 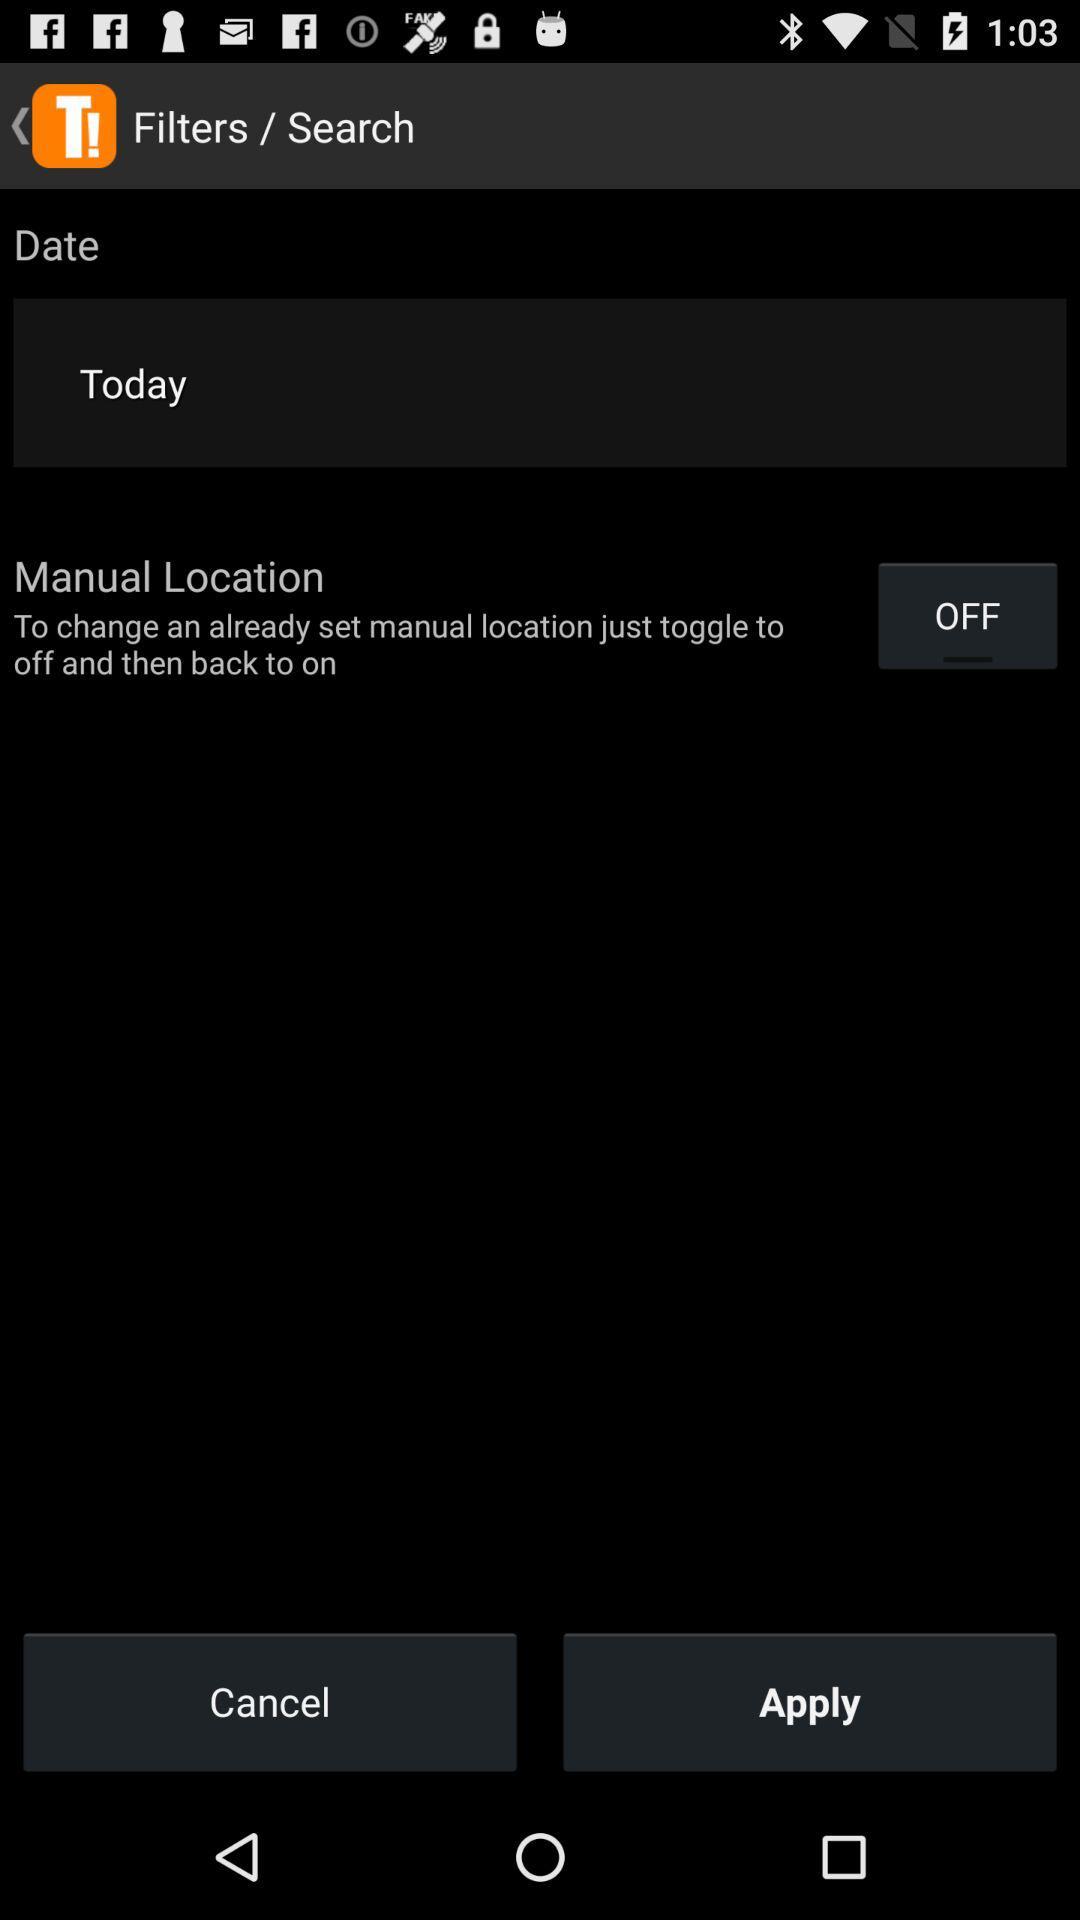 I want to click on apply icon, so click(x=810, y=1700).